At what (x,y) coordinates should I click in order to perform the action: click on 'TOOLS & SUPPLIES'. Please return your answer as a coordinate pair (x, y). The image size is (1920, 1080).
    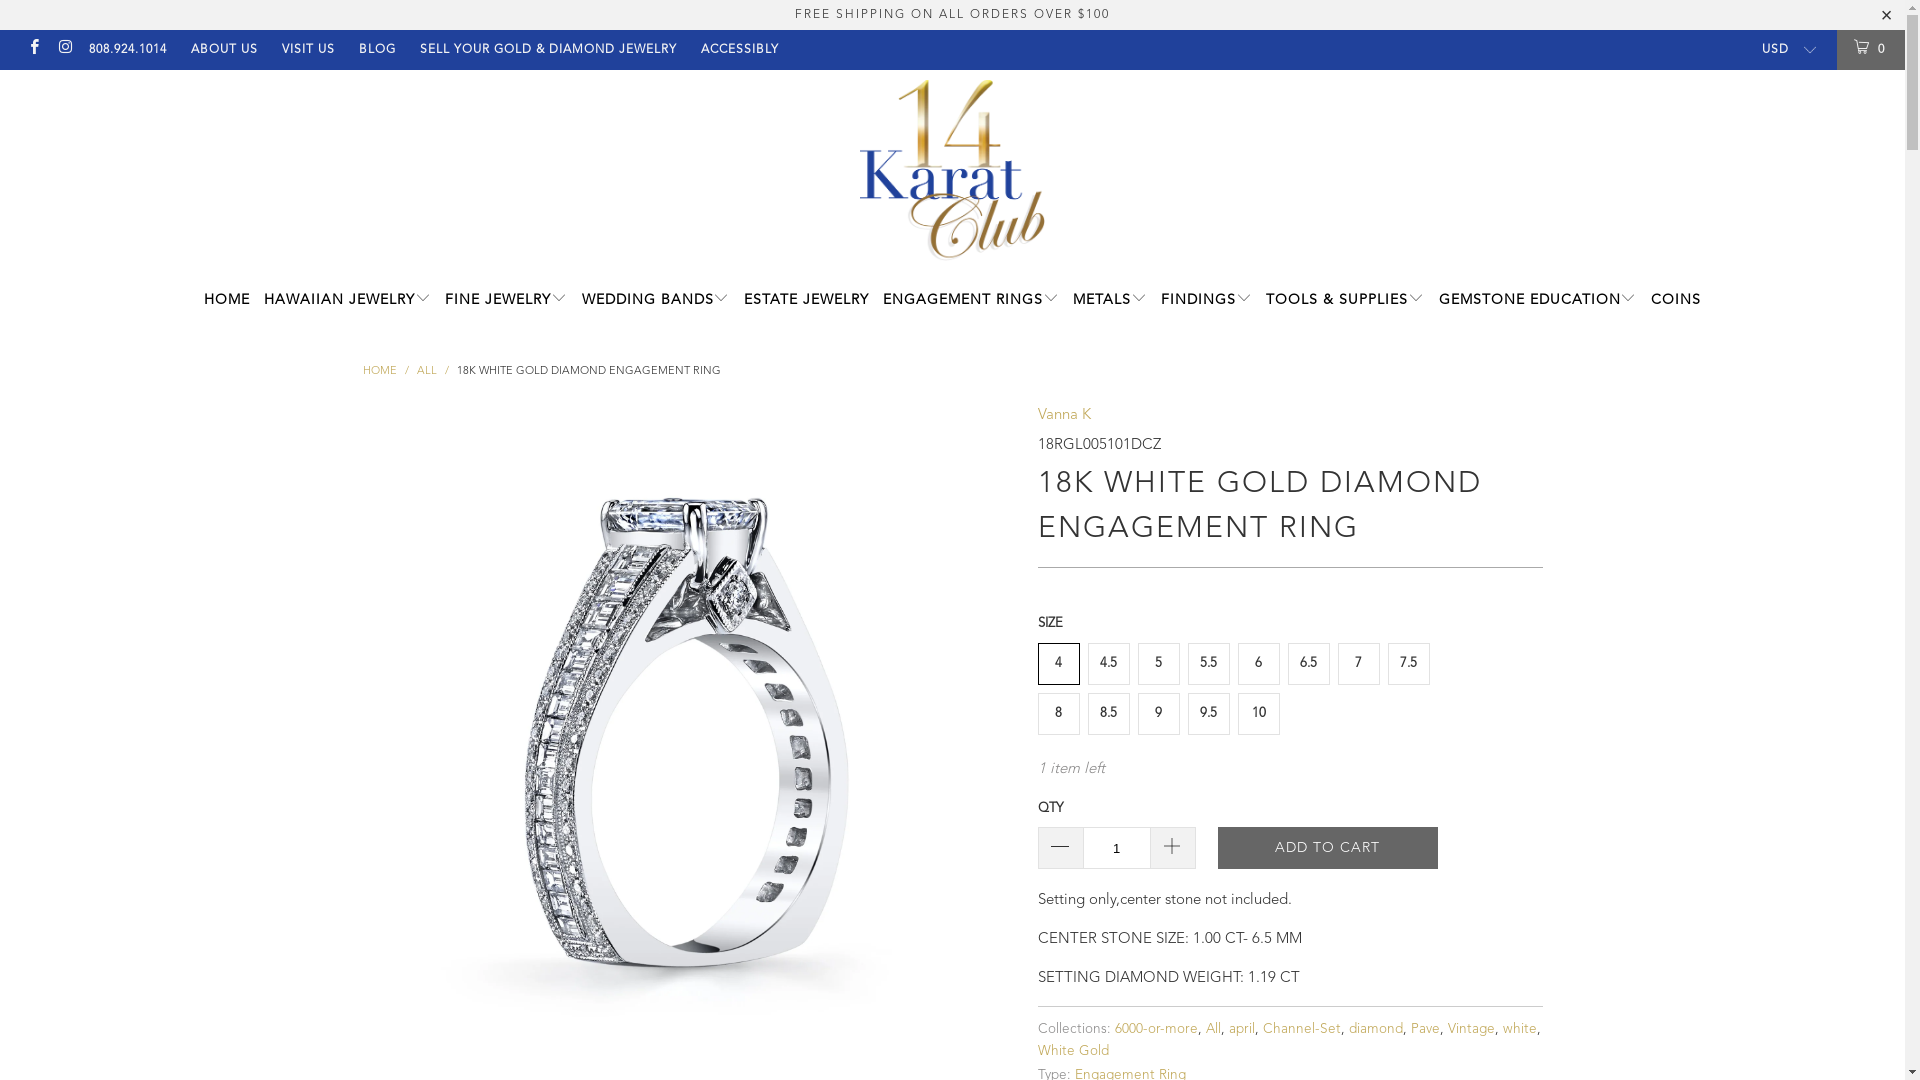
    Looking at the image, I should click on (1344, 300).